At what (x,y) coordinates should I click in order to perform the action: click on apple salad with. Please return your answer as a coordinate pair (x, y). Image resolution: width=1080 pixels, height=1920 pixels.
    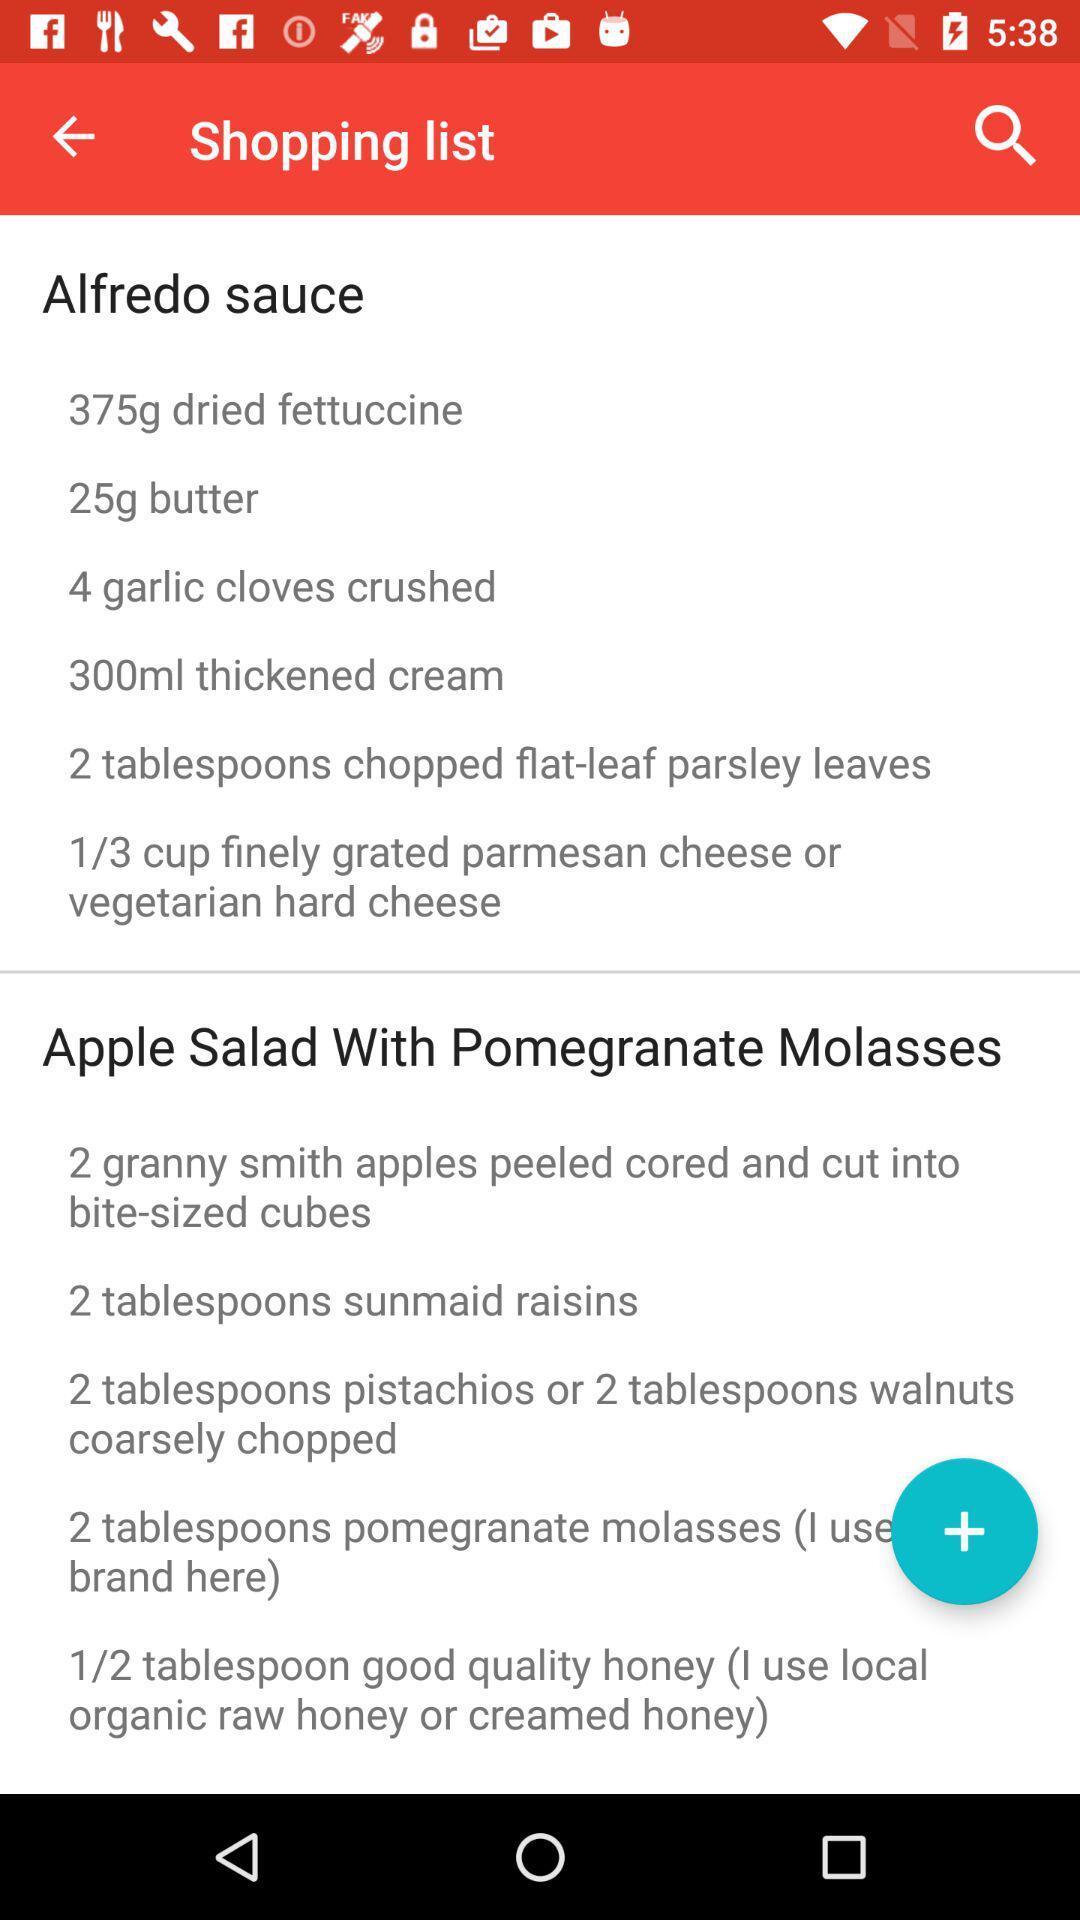
    Looking at the image, I should click on (521, 1044).